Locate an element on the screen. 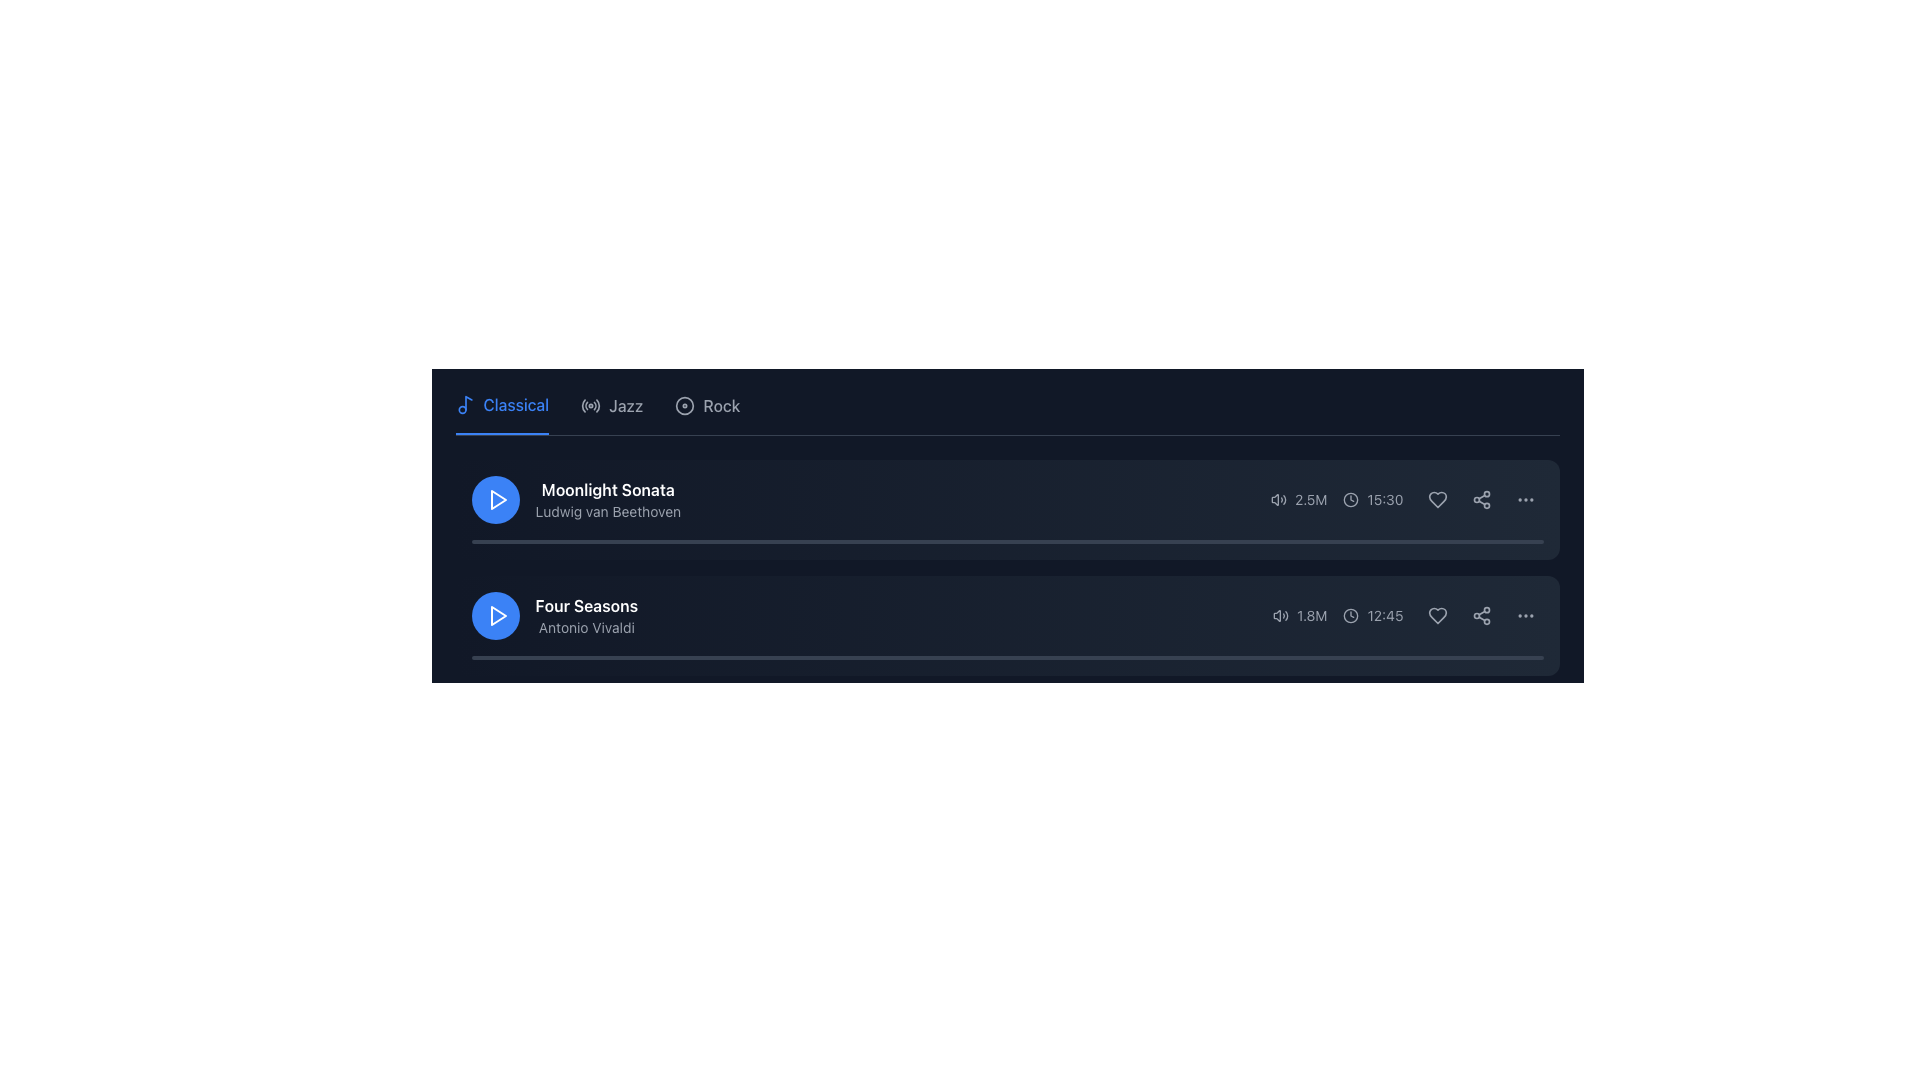  the 'Classical' button, which is styled with a blue text label and a music note icon is located at coordinates (502, 412).